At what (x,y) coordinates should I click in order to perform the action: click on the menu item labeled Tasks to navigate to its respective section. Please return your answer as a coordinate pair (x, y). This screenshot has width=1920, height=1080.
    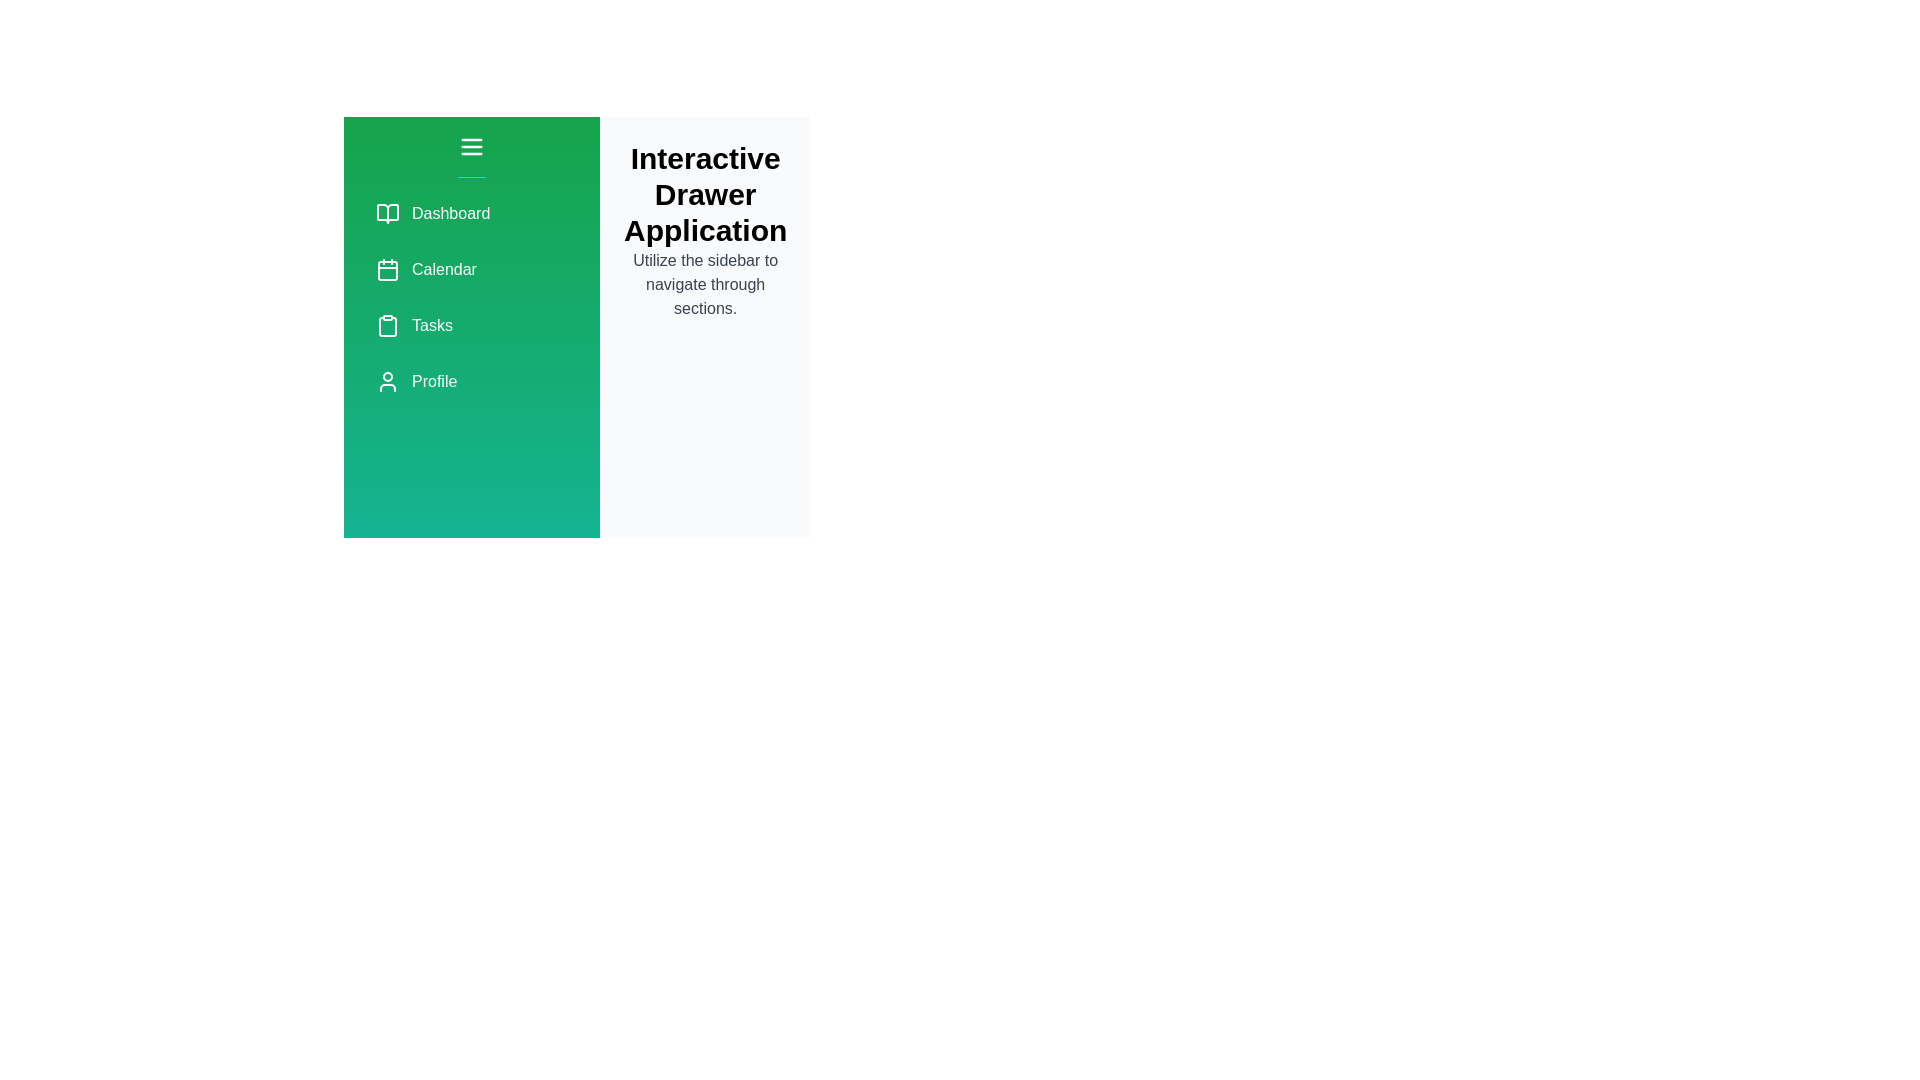
    Looking at the image, I should click on (470, 325).